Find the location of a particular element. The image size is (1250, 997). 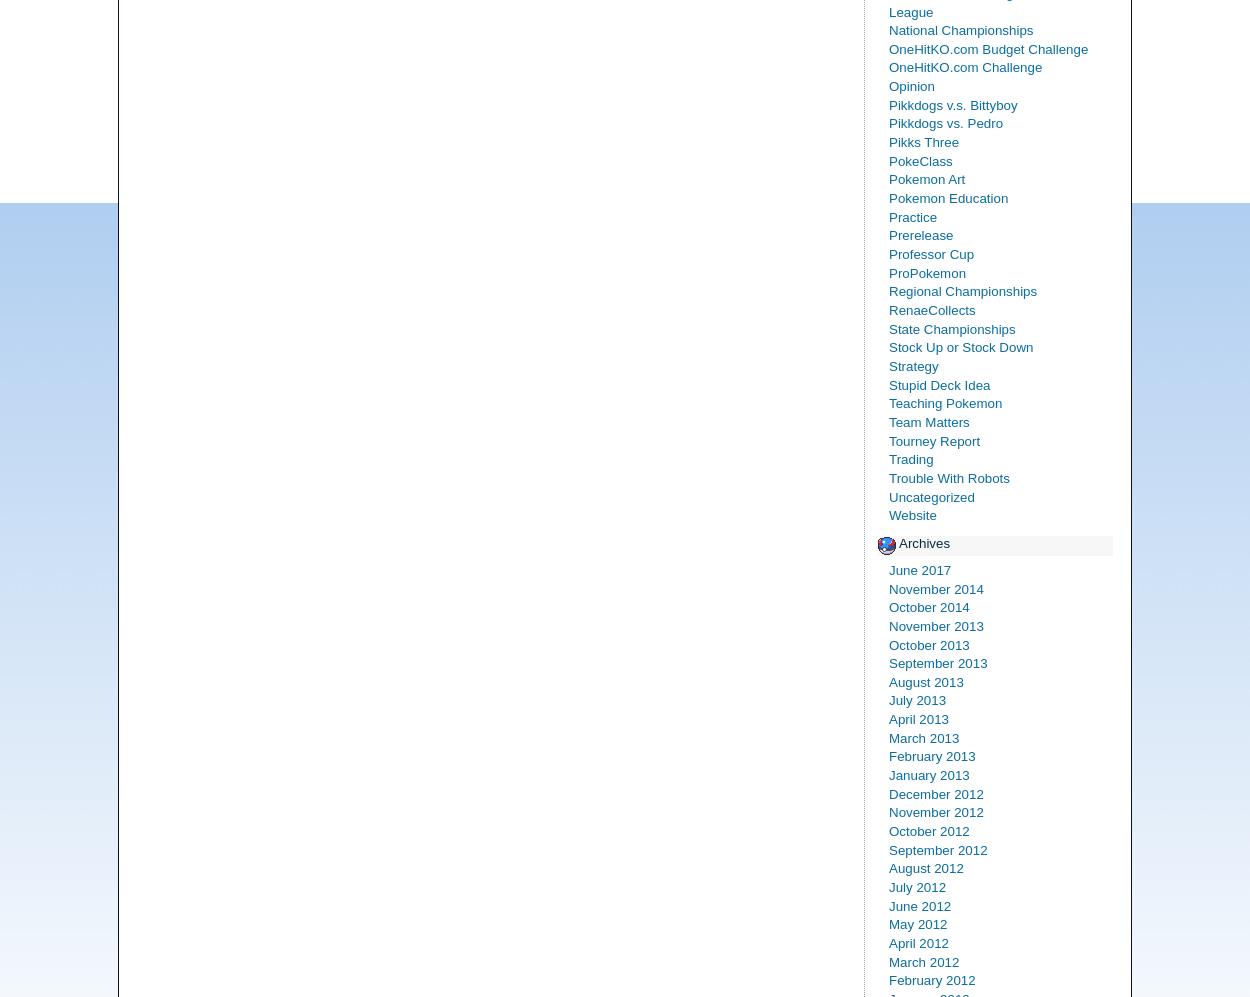

'Opinion' is located at coordinates (911, 85).